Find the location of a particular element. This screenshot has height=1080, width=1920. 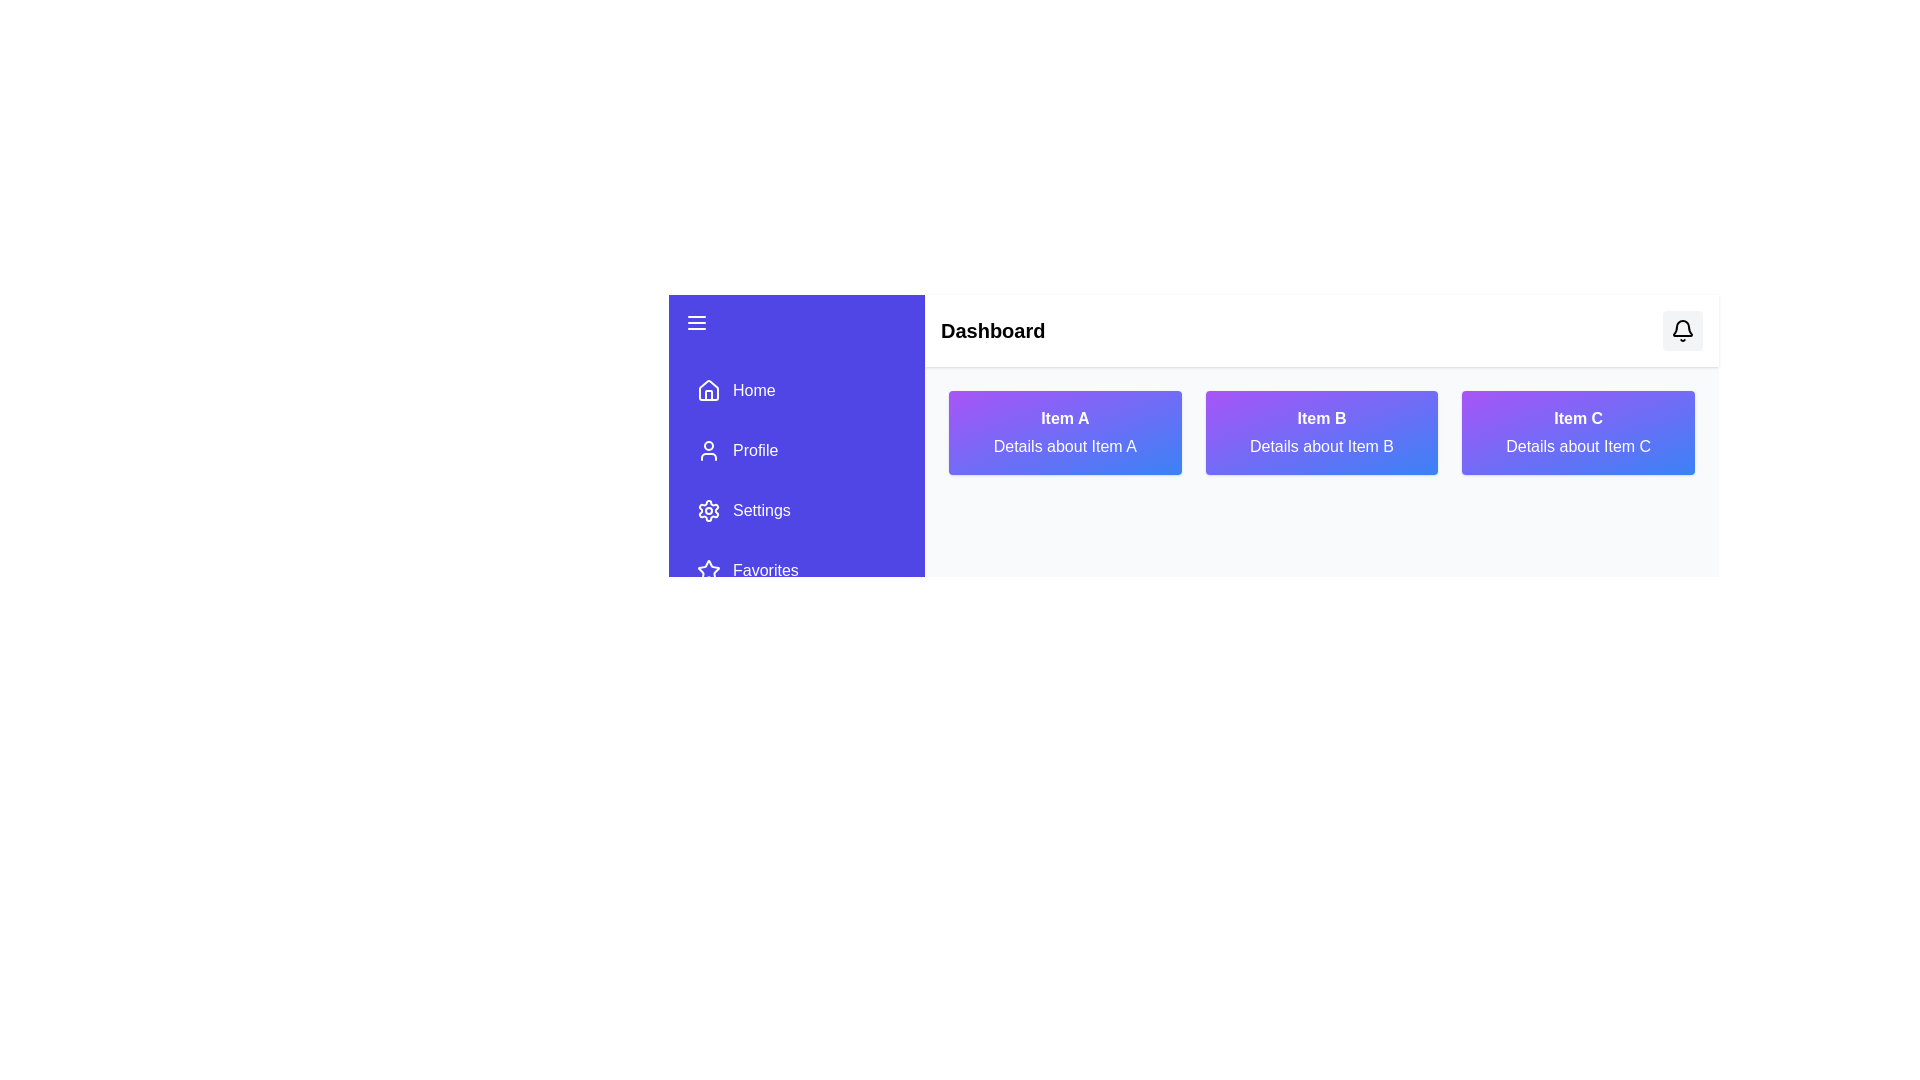

the 'Home' text label in the vertical navigation menu, which is displayed in white on a blue background and is located to the immediate right of a house icon is located at coordinates (753, 390).